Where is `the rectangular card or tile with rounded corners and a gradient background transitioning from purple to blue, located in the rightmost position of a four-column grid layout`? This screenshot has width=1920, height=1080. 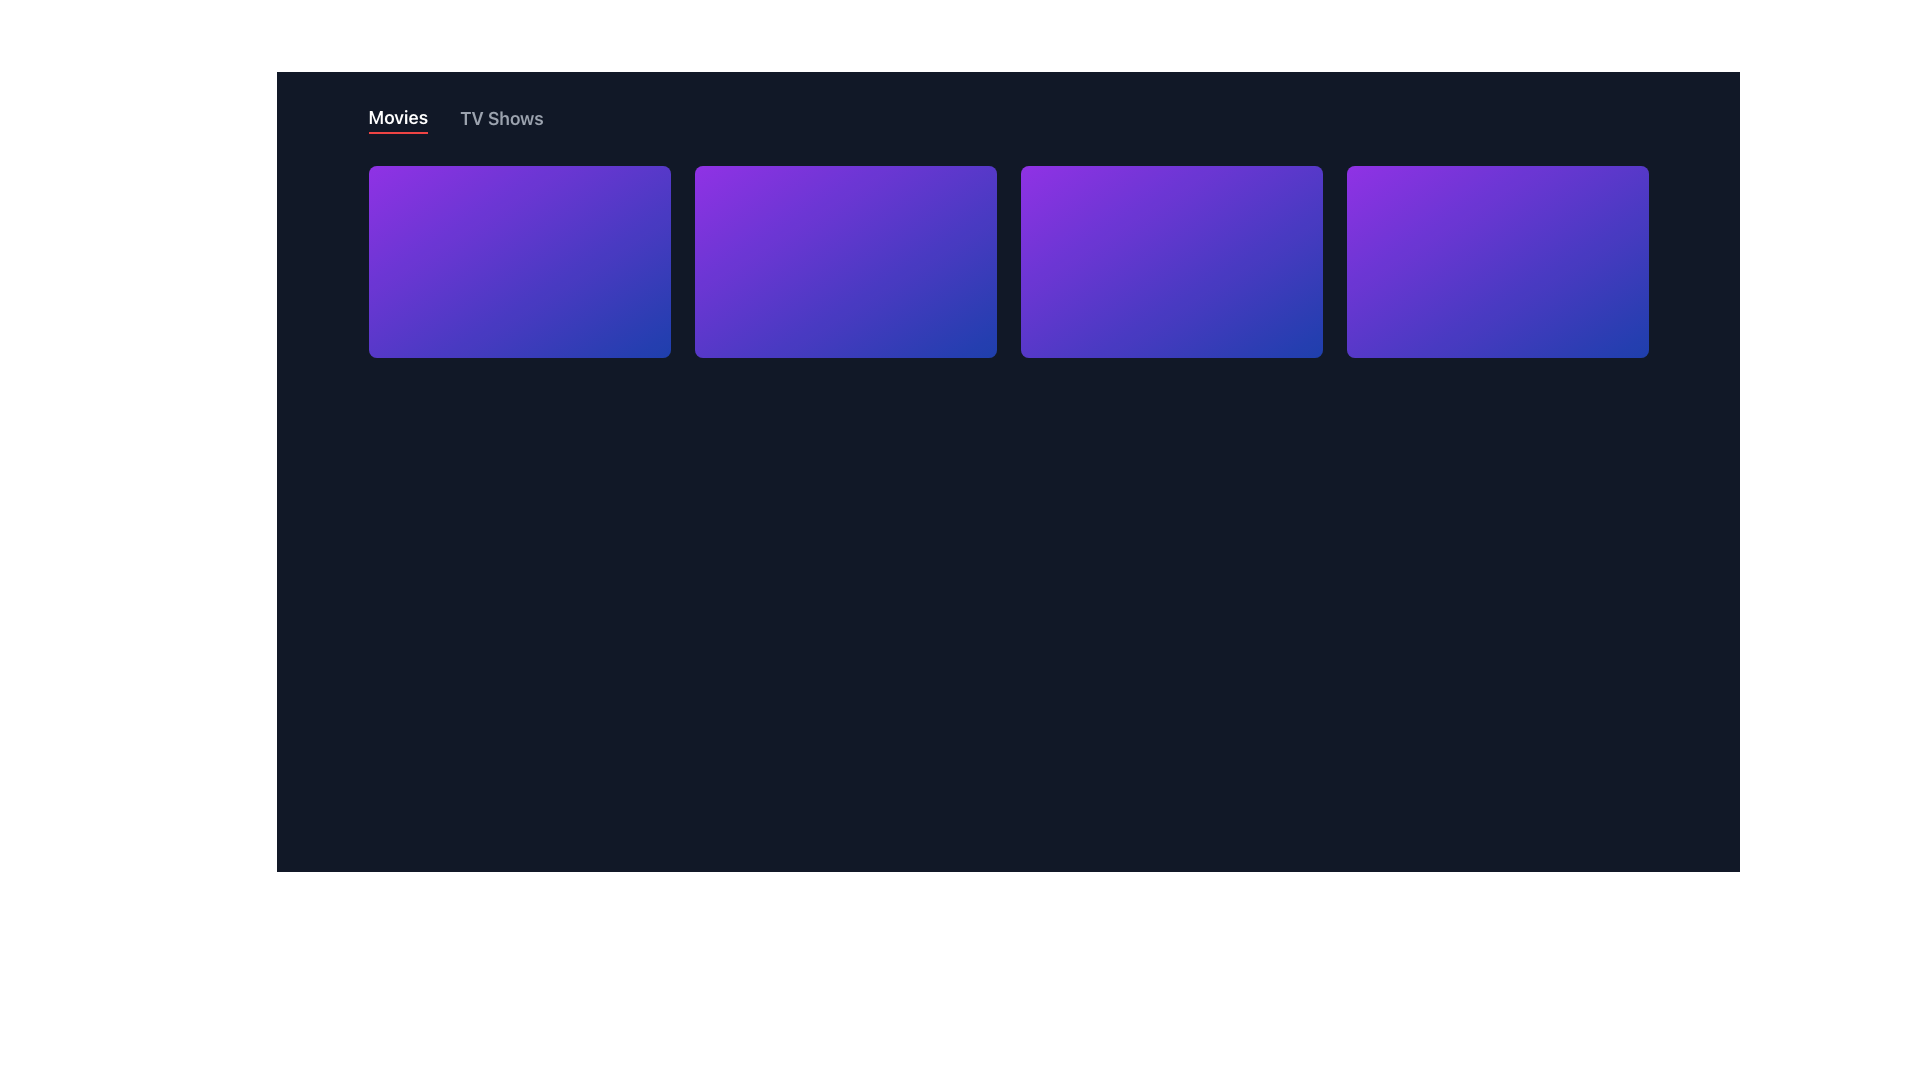
the rectangular card or tile with rounded corners and a gradient background transitioning from purple to blue, located in the rightmost position of a four-column grid layout is located at coordinates (1497, 261).